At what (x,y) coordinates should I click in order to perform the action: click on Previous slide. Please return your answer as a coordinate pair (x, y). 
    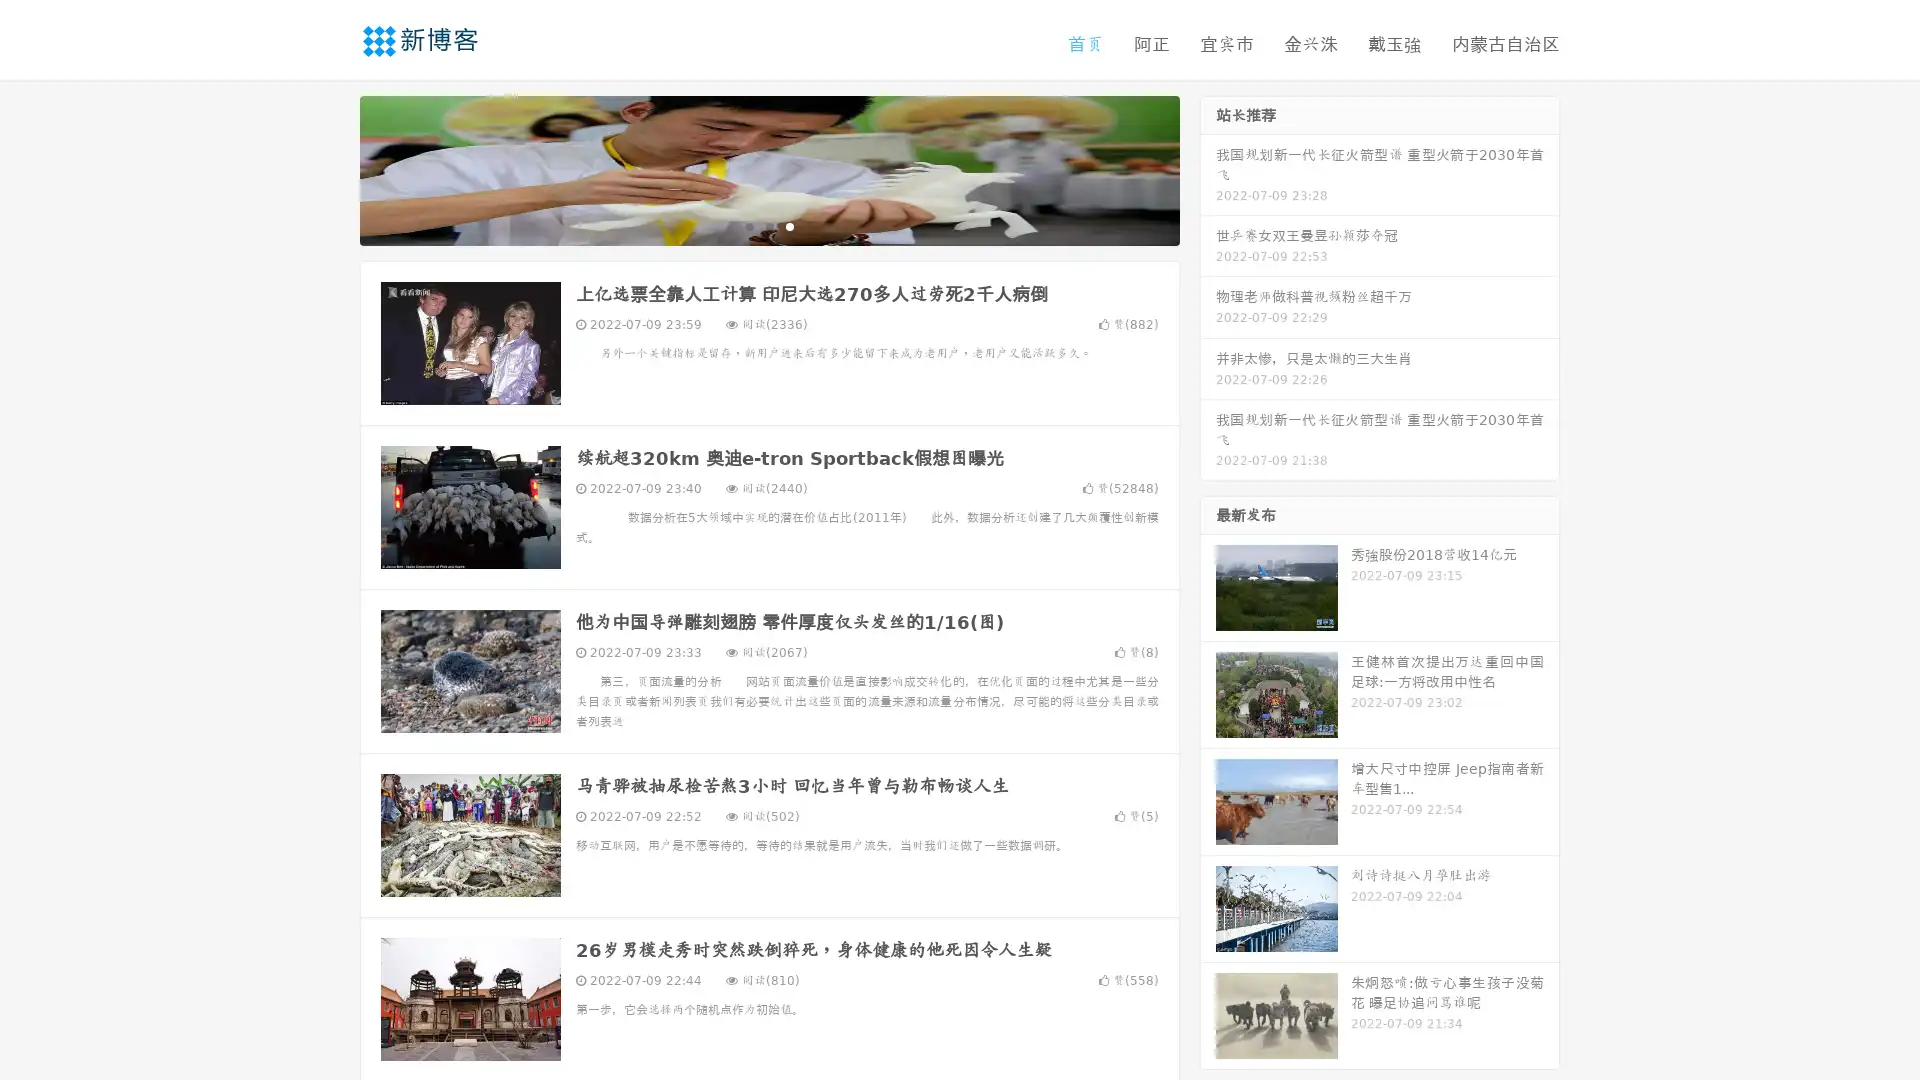
    Looking at the image, I should click on (330, 168).